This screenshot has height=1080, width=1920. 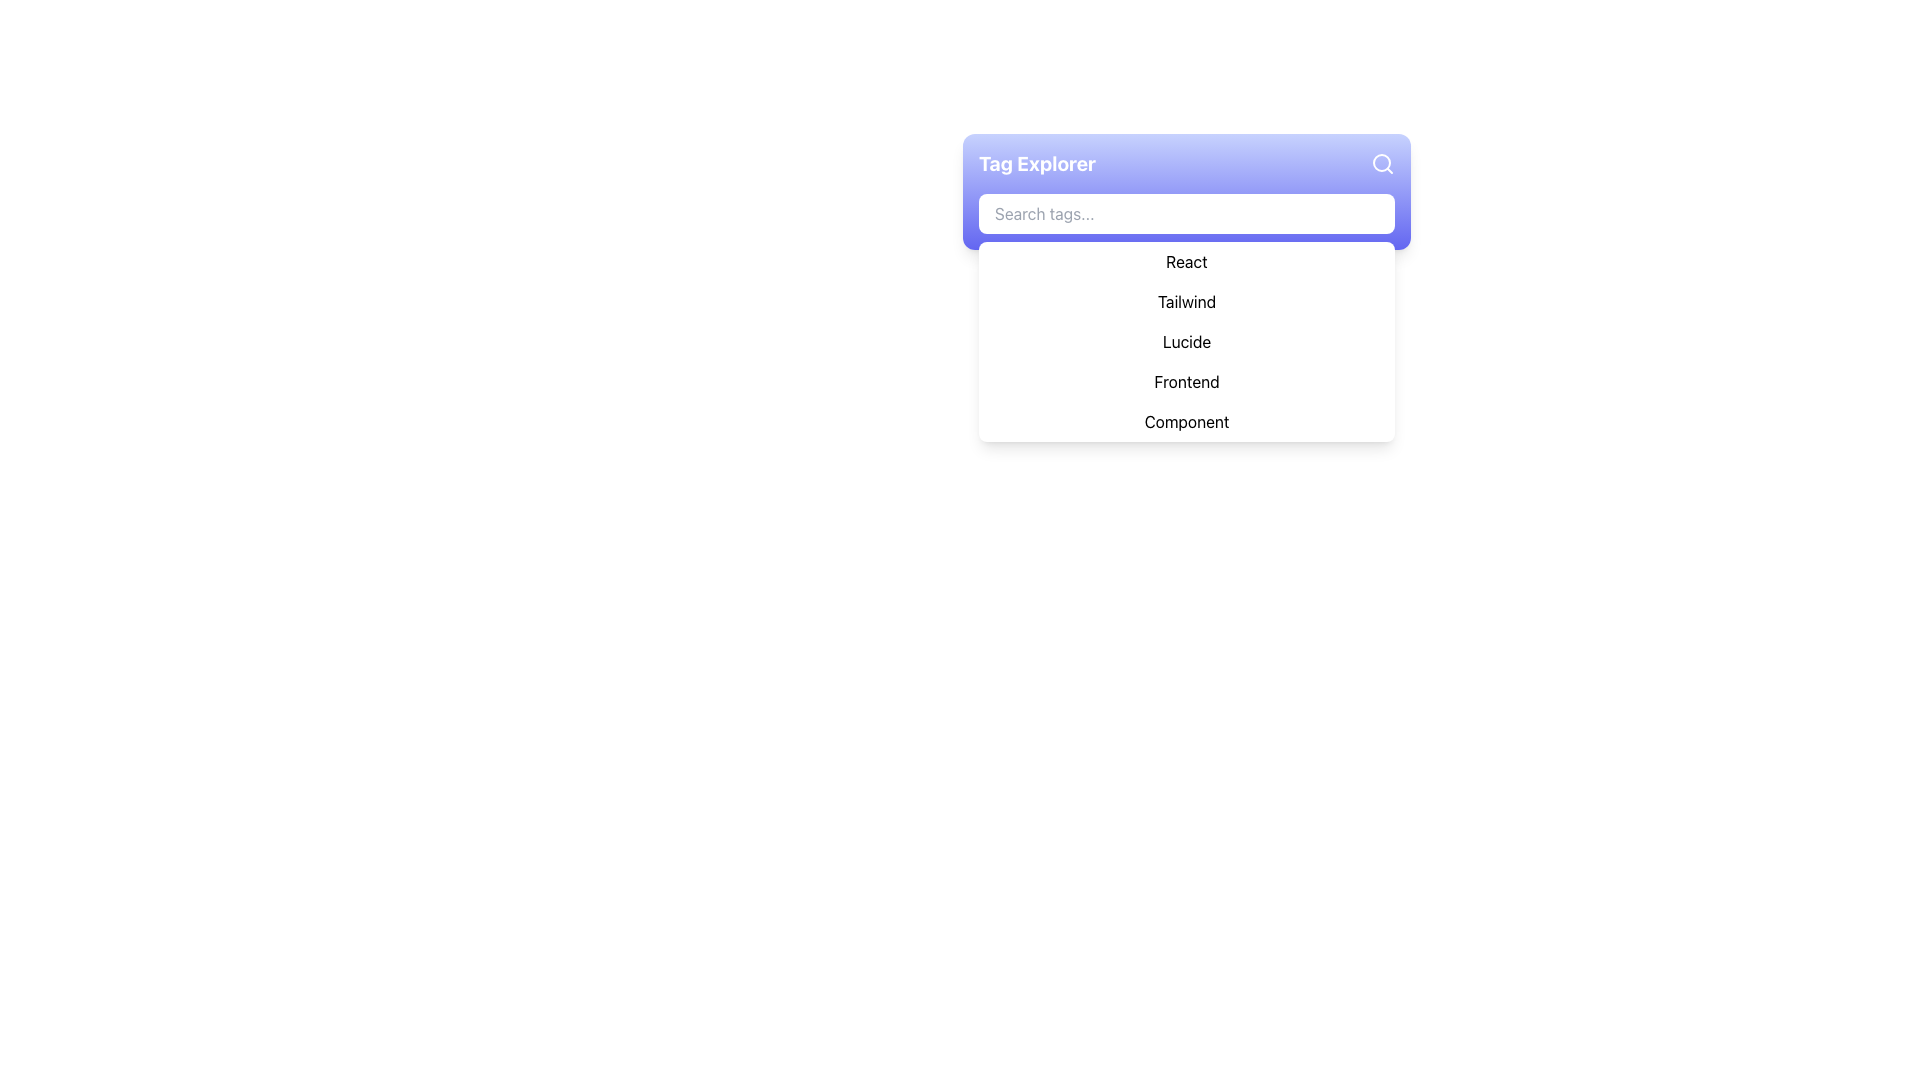 I want to click on the first entry in the dropdown menu labeled 'React', which is located directly beneath the 'Tag Explorer' search bar, so click(x=1186, y=261).